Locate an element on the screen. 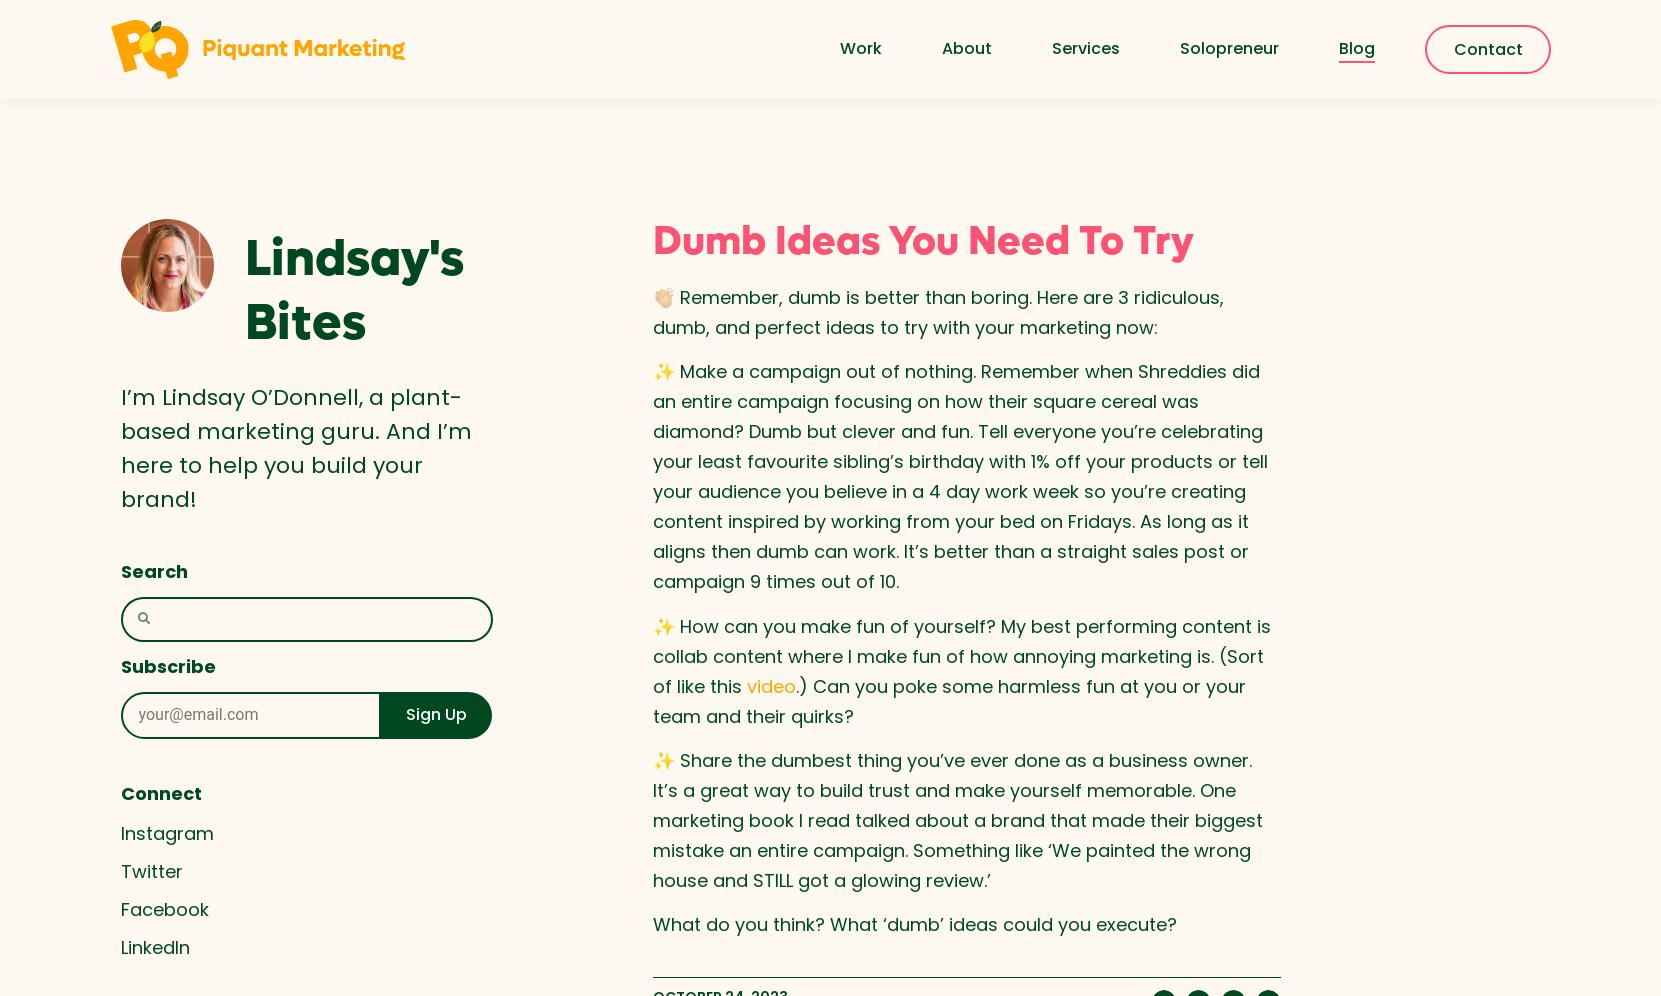 The width and height of the screenshot is (1661, 996). 'Solopreneur' is located at coordinates (1228, 47).